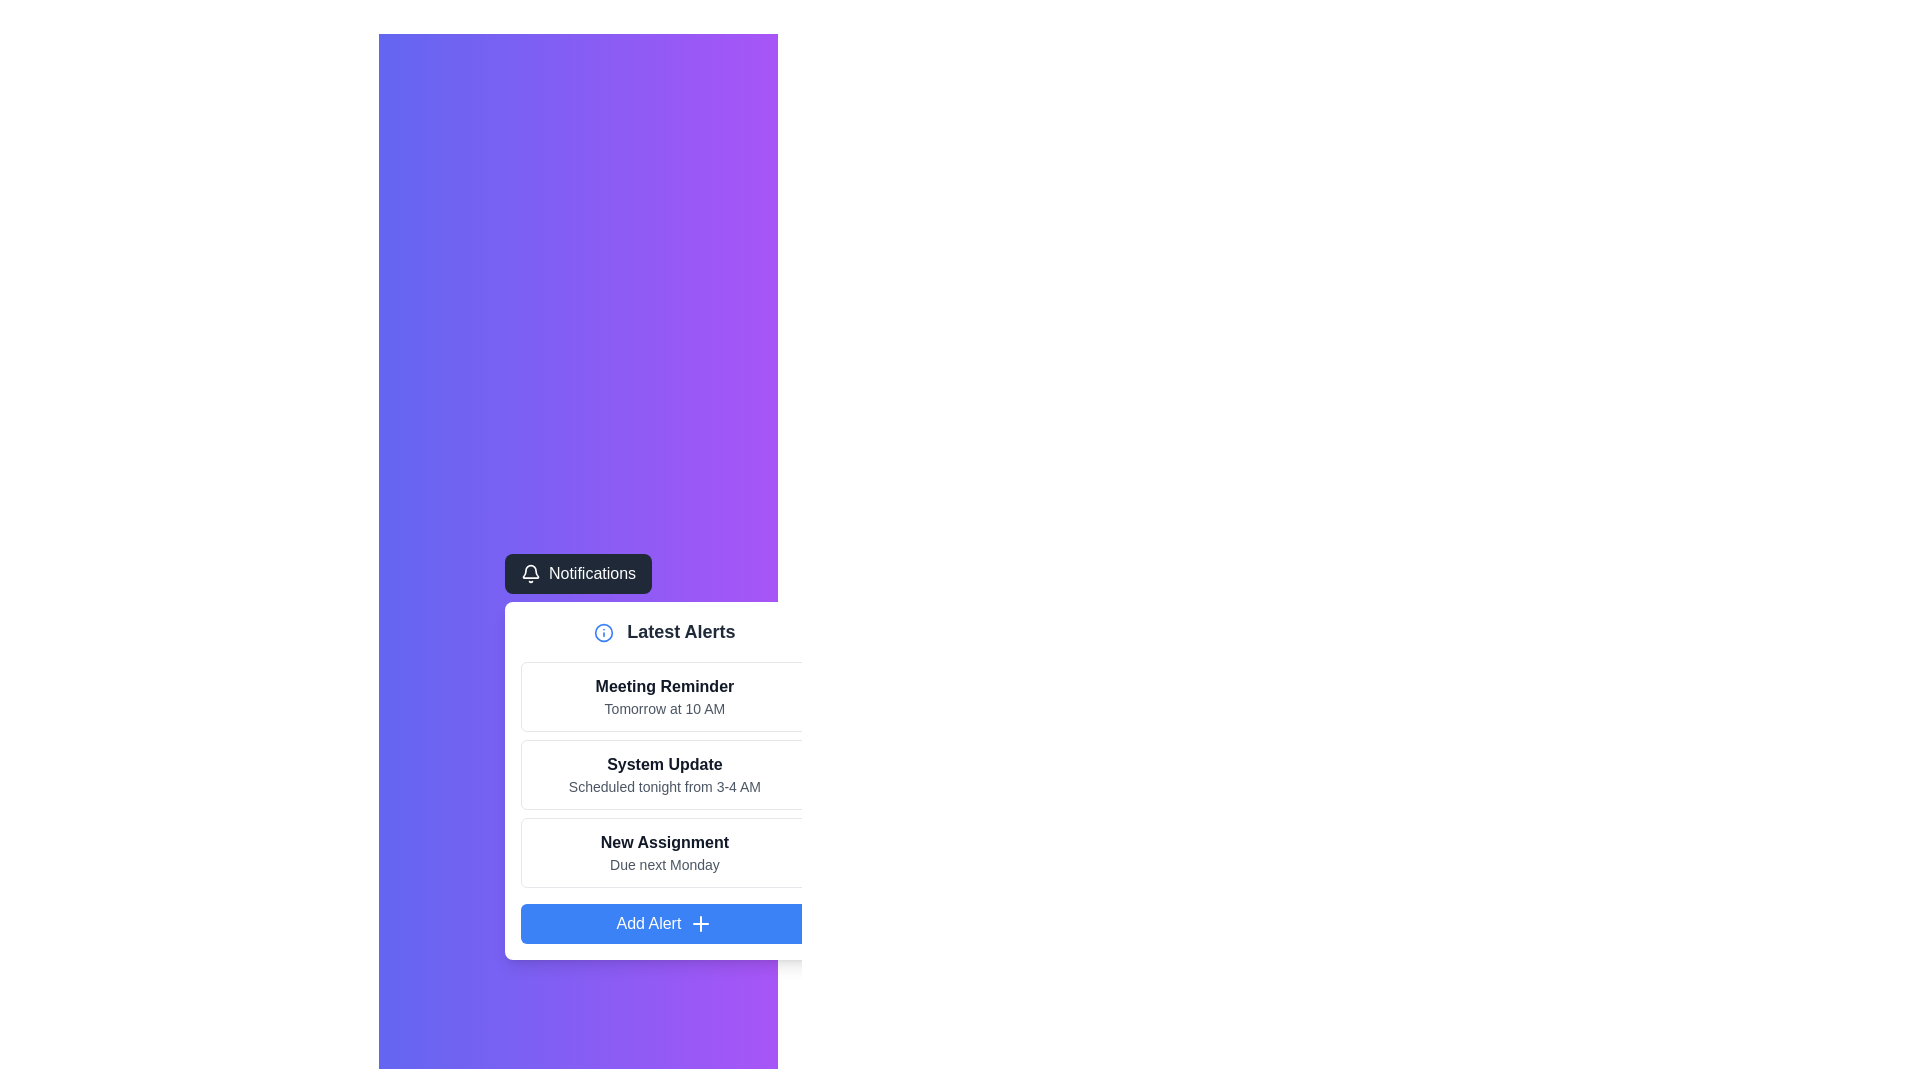  What do you see at coordinates (664, 685) in the screenshot?
I see `the Text Label that serves as the title or header for a notification card, located at the top-center of the alert entry card` at bounding box center [664, 685].